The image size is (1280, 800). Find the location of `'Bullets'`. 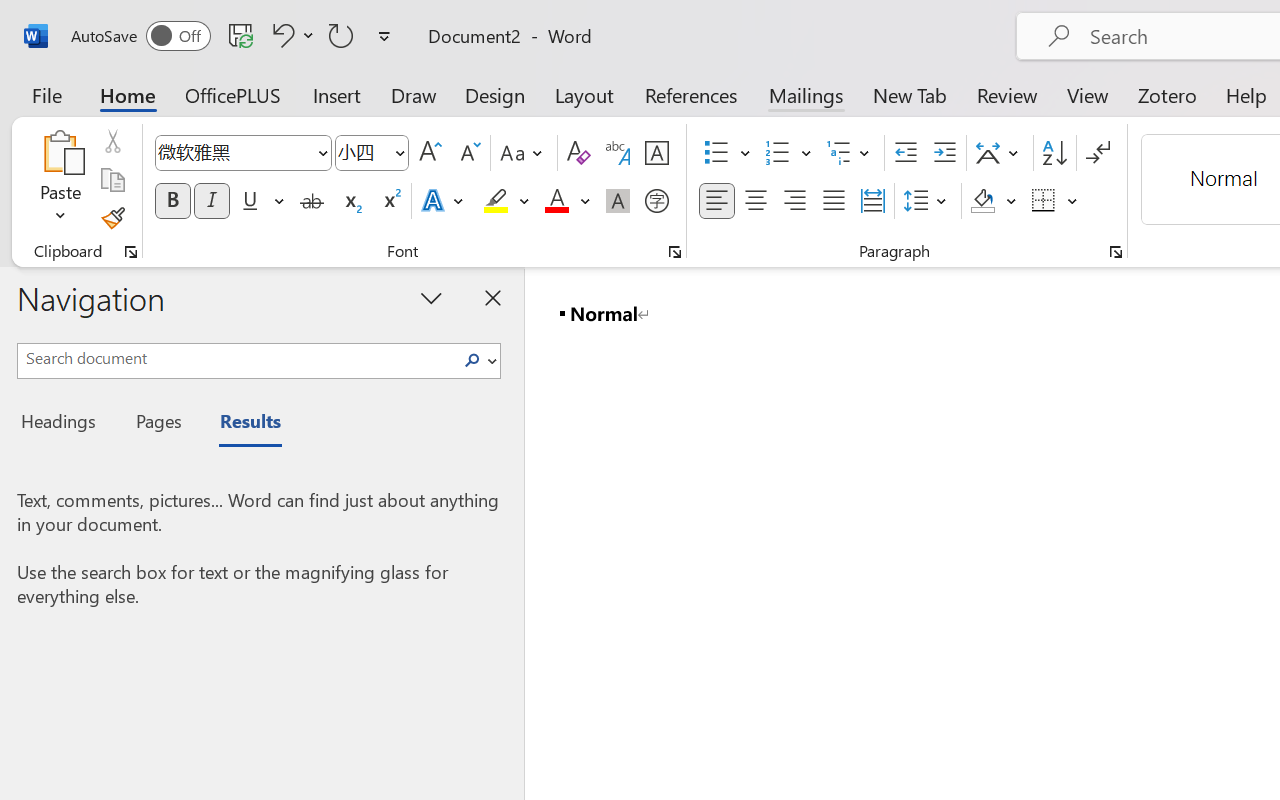

'Bullets' is located at coordinates (726, 153).